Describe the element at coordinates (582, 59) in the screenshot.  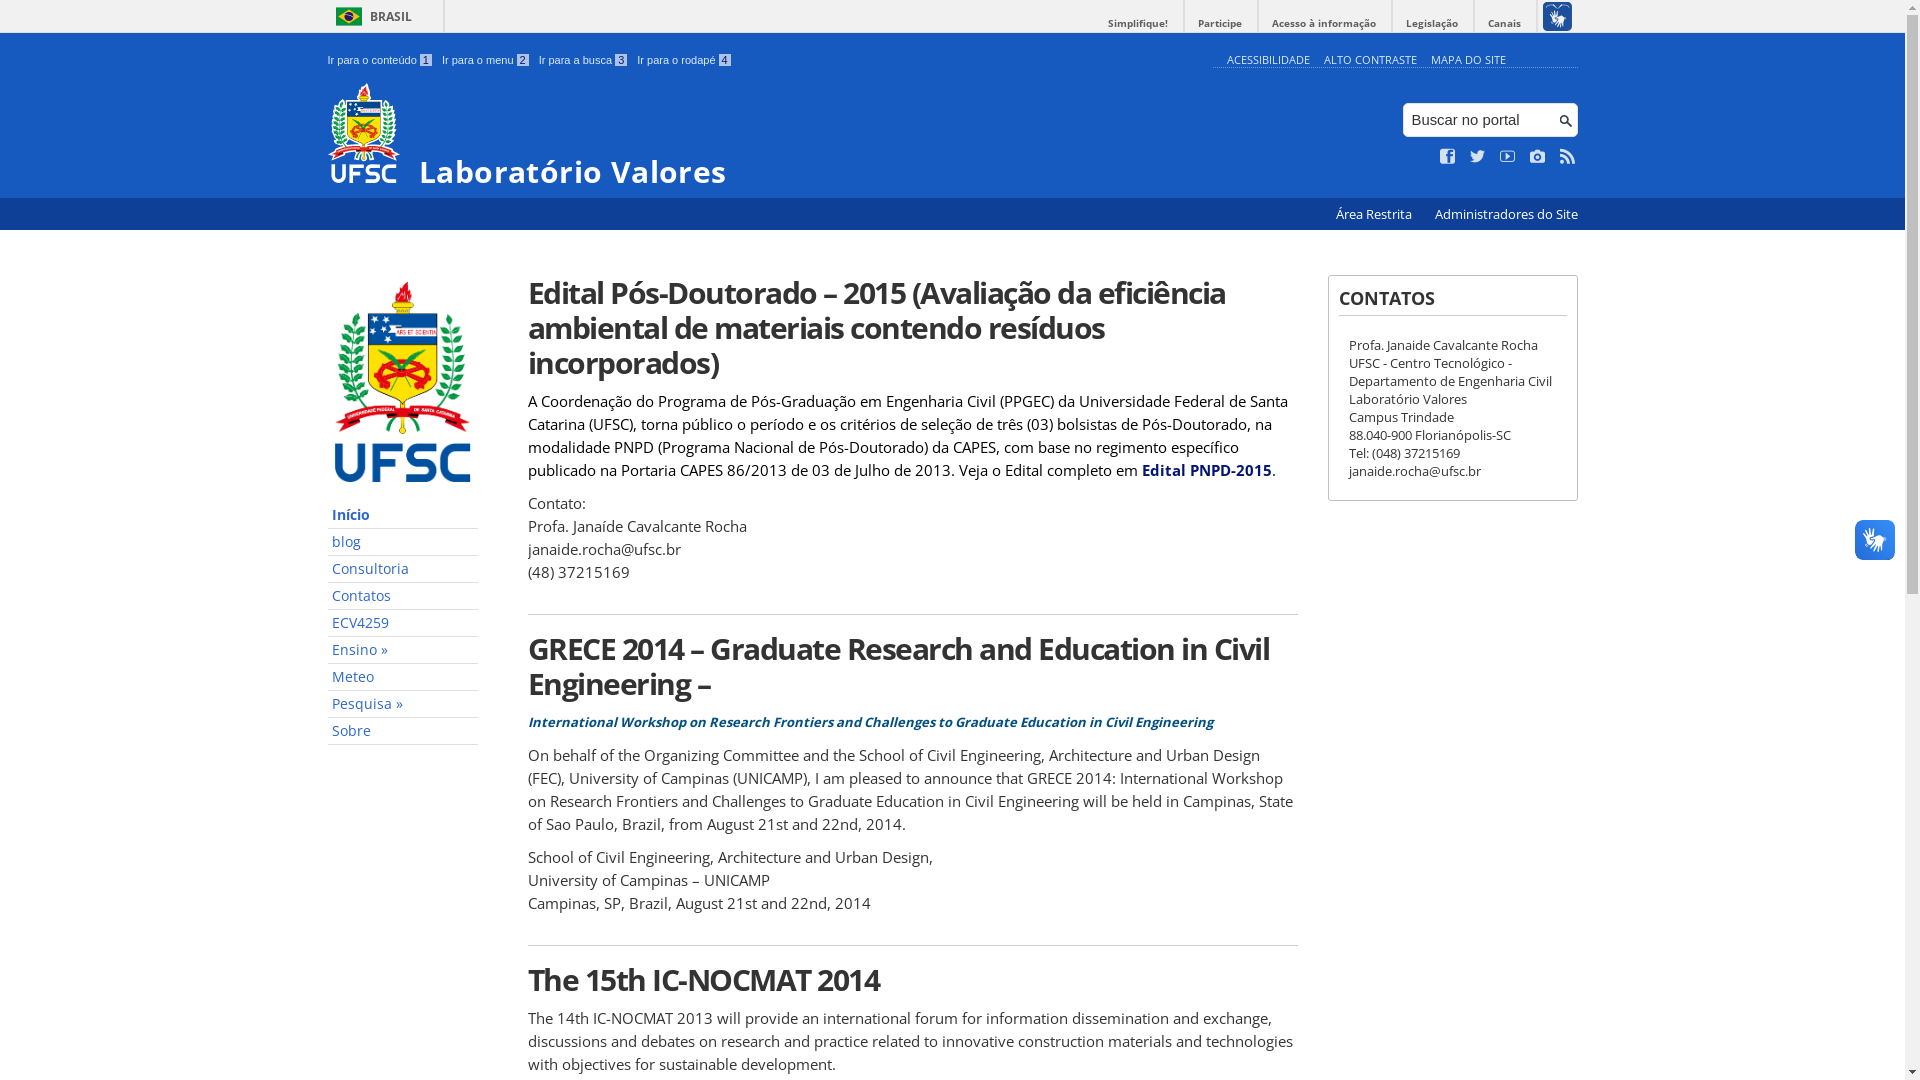
I see `'Ir para a busca 3'` at that location.